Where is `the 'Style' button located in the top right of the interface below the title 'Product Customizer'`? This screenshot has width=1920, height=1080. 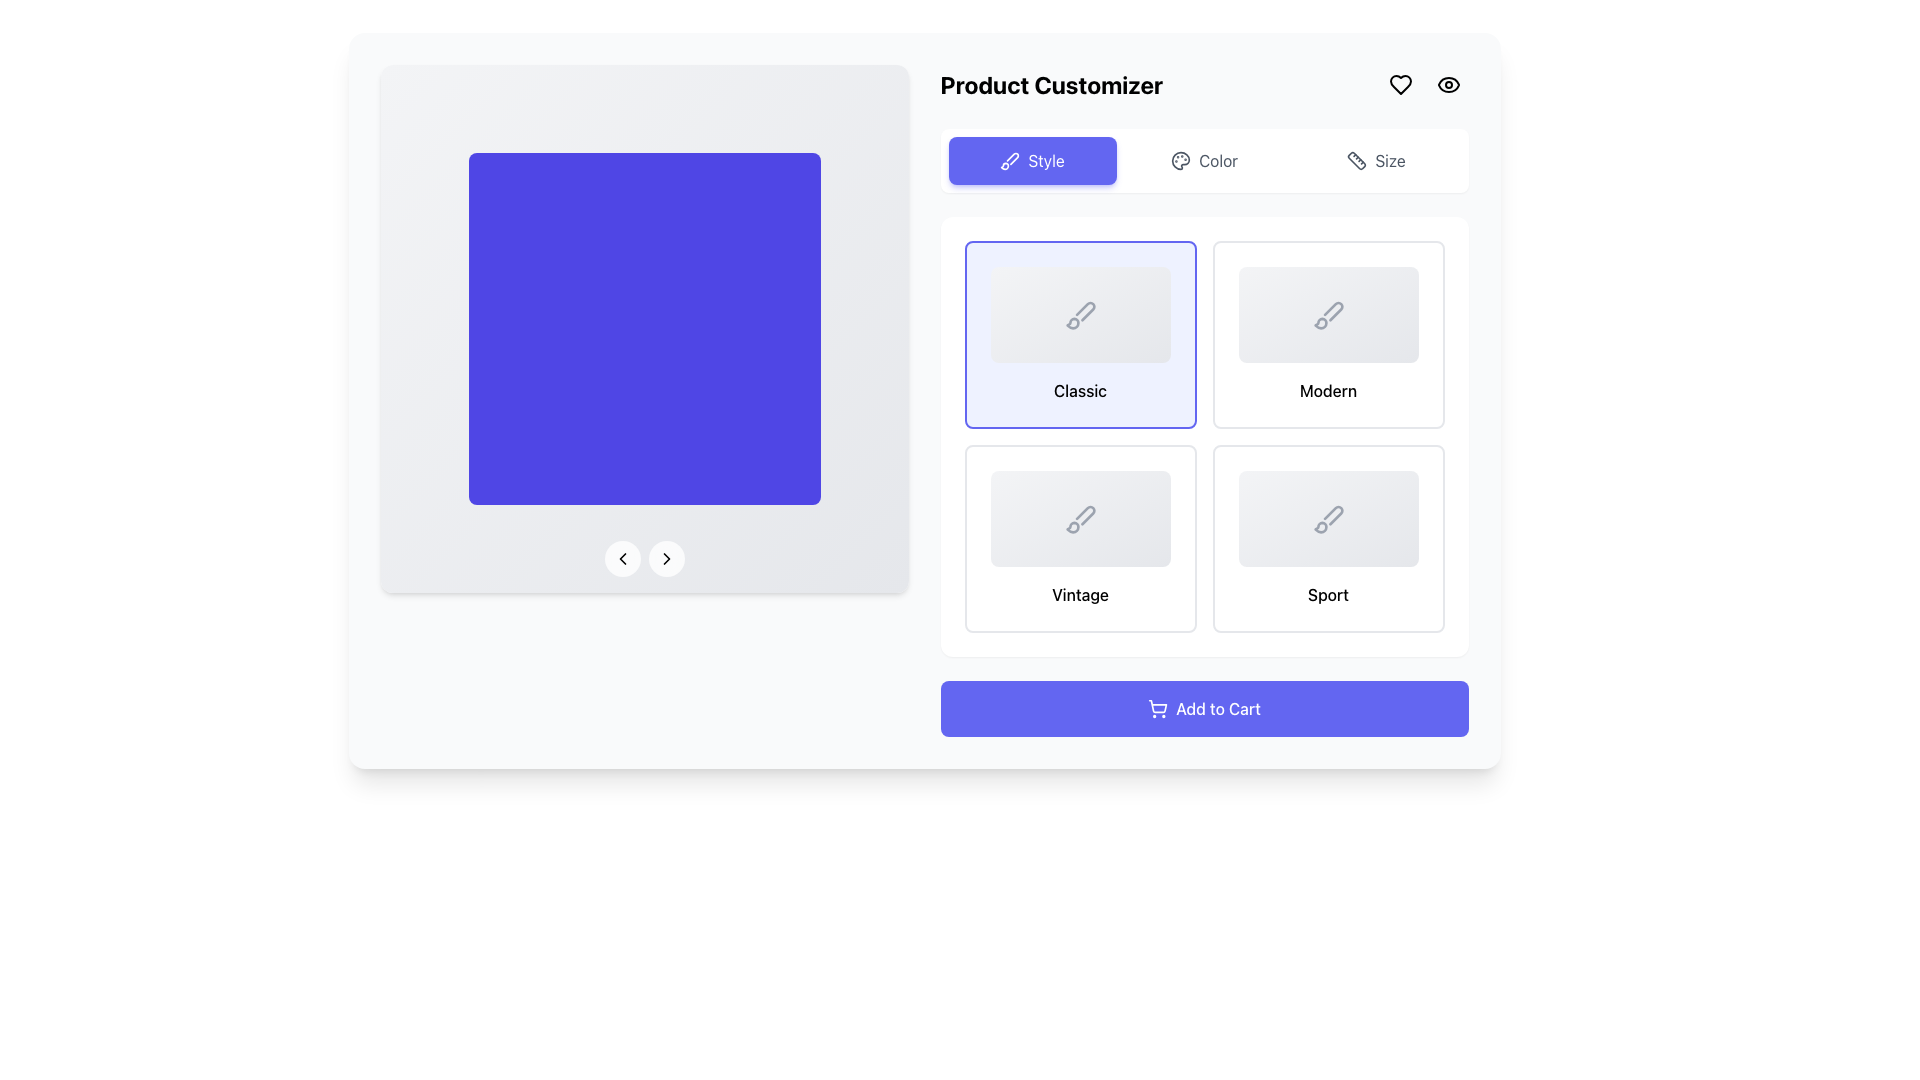
the 'Style' button located in the top right of the interface below the title 'Product Customizer' is located at coordinates (1032, 160).